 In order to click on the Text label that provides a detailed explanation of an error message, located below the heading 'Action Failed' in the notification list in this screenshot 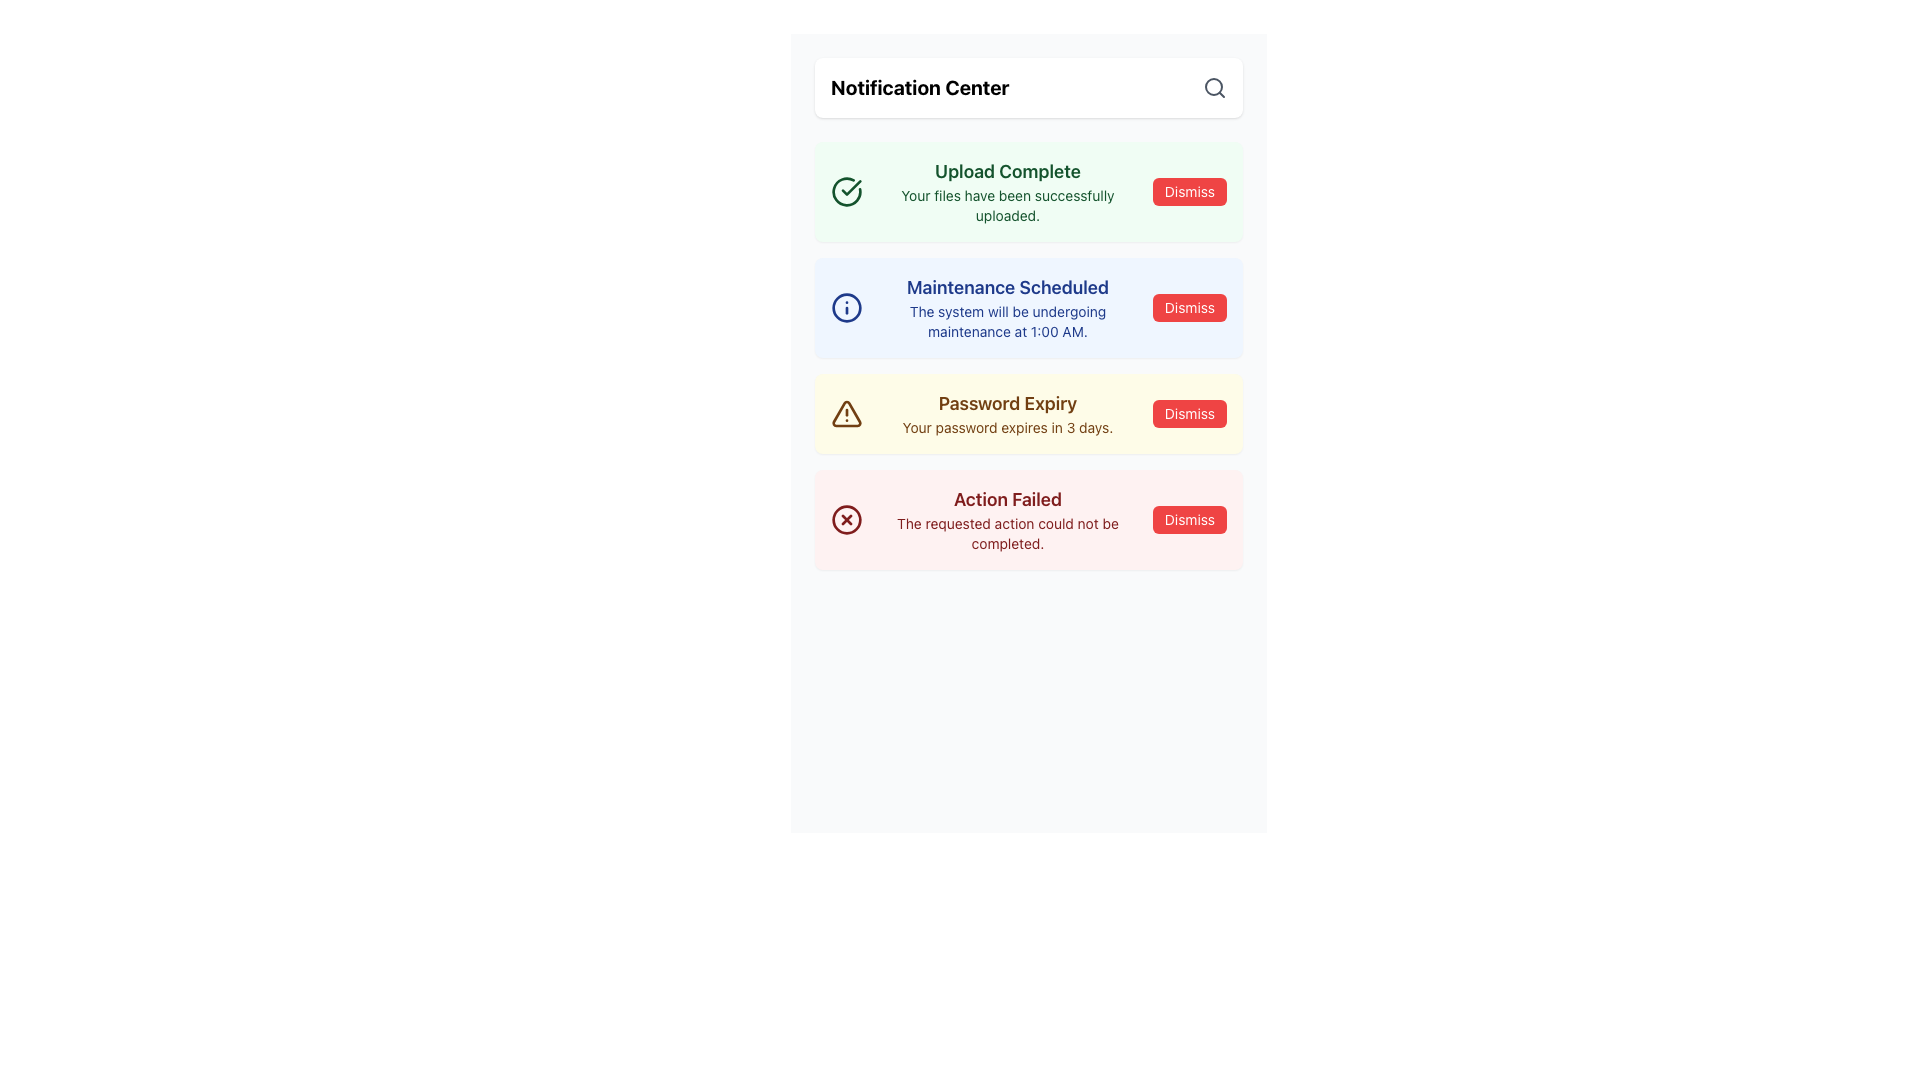, I will do `click(1008, 532)`.